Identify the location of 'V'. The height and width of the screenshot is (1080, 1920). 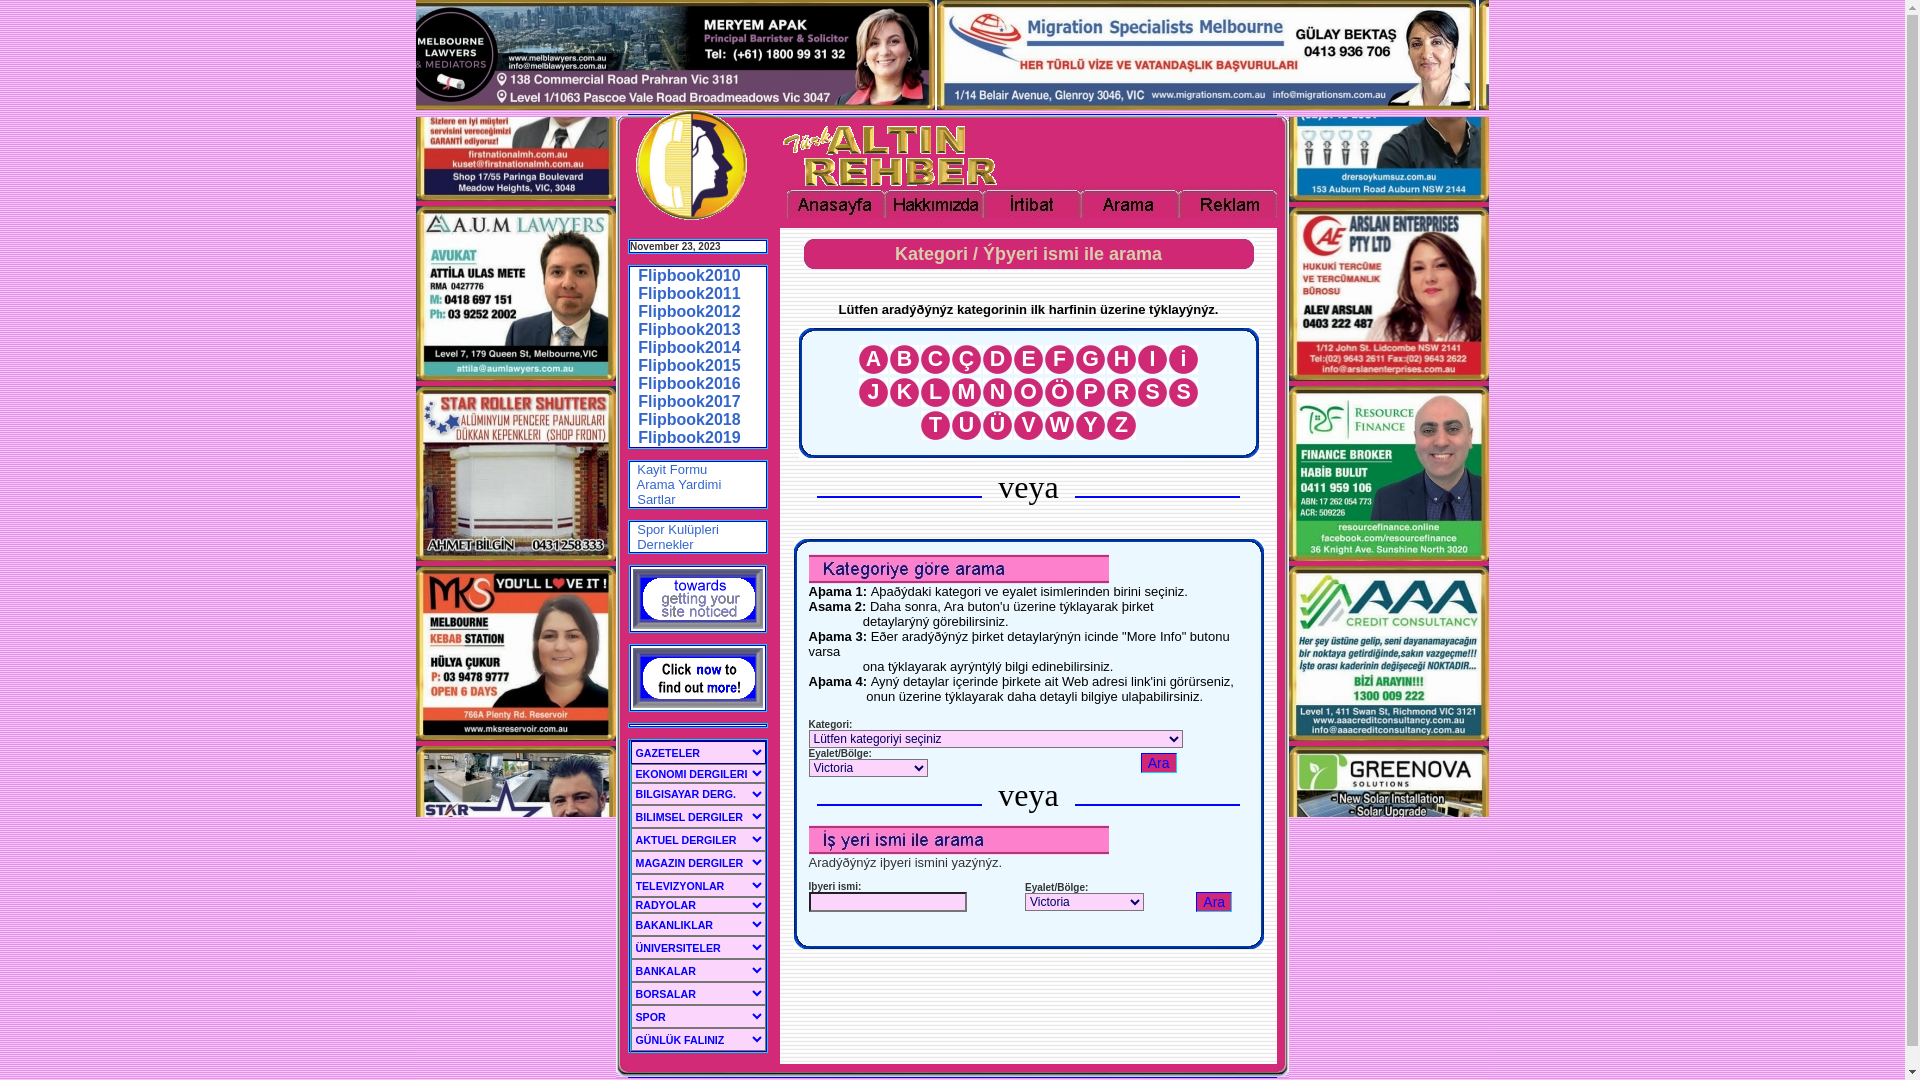
(1027, 427).